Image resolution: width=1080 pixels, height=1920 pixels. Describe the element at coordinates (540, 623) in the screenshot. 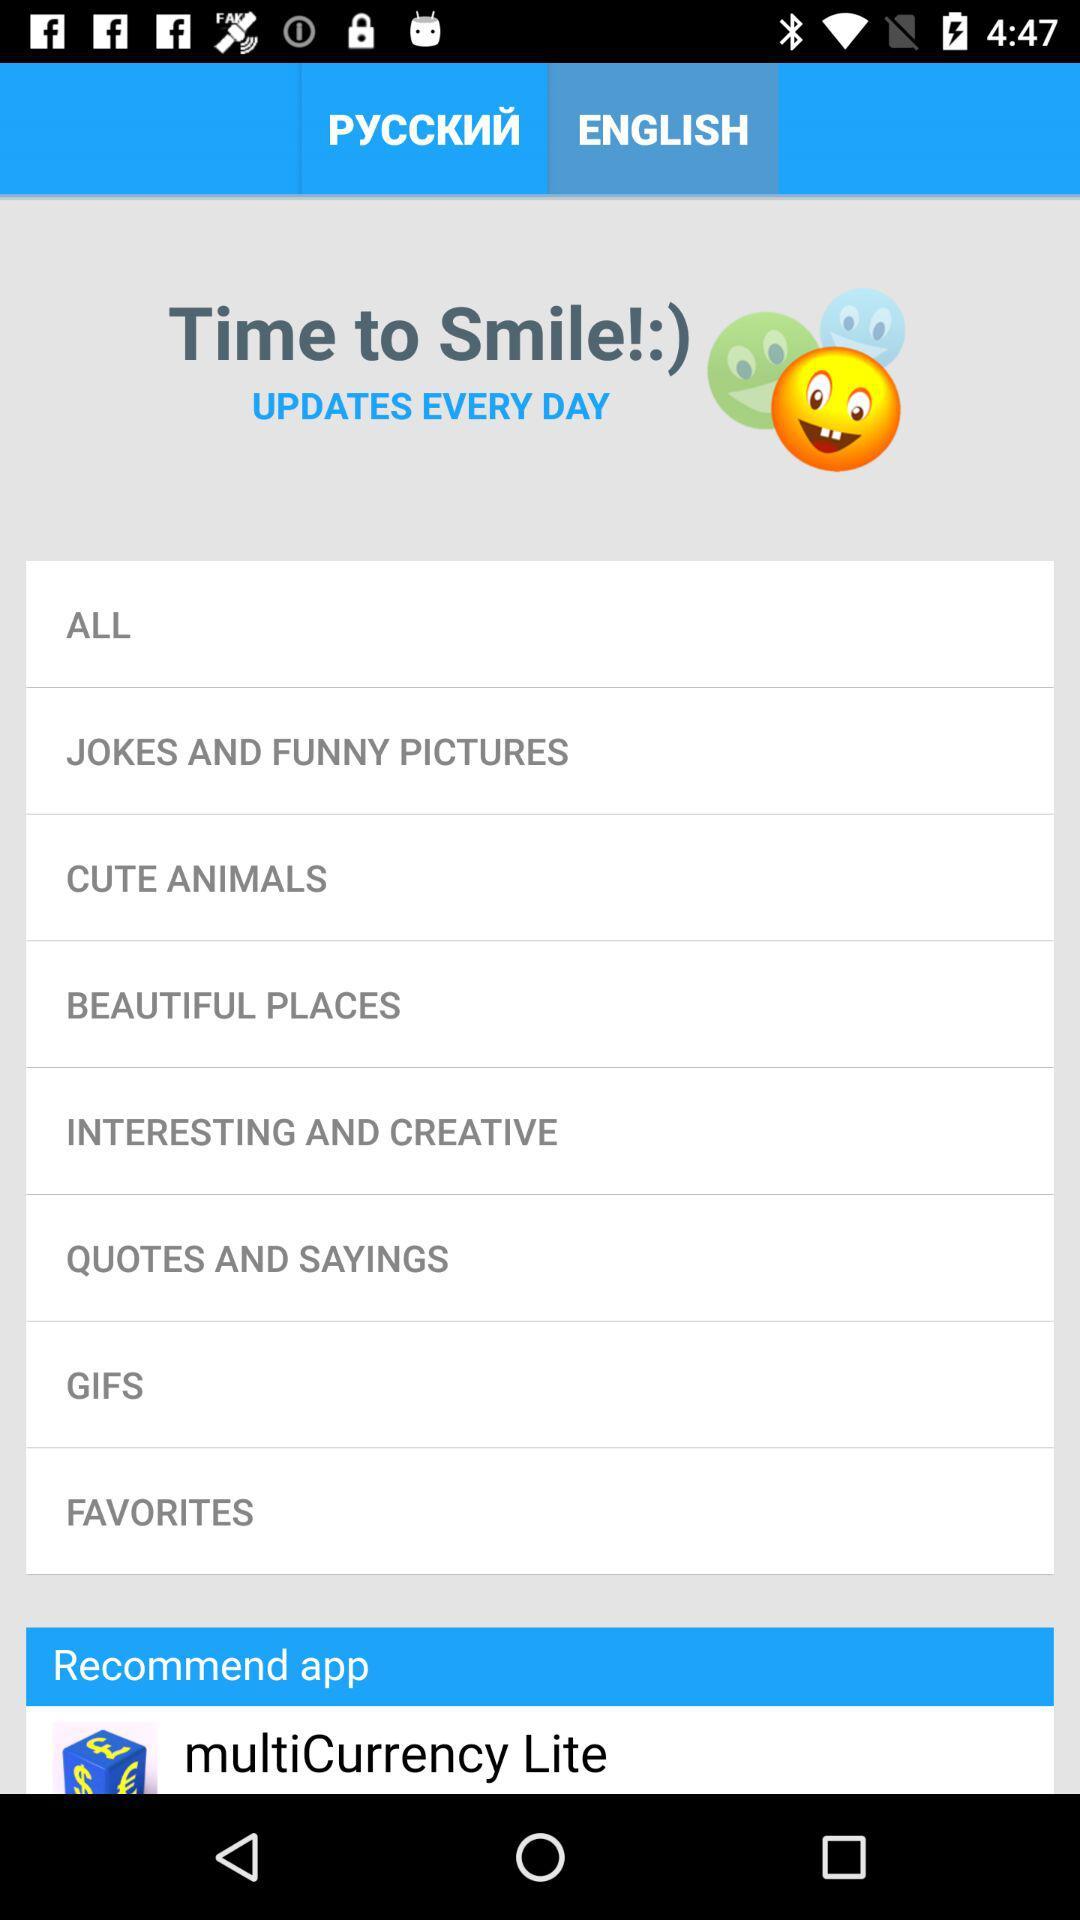

I see `item above jokes and funny item` at that location.